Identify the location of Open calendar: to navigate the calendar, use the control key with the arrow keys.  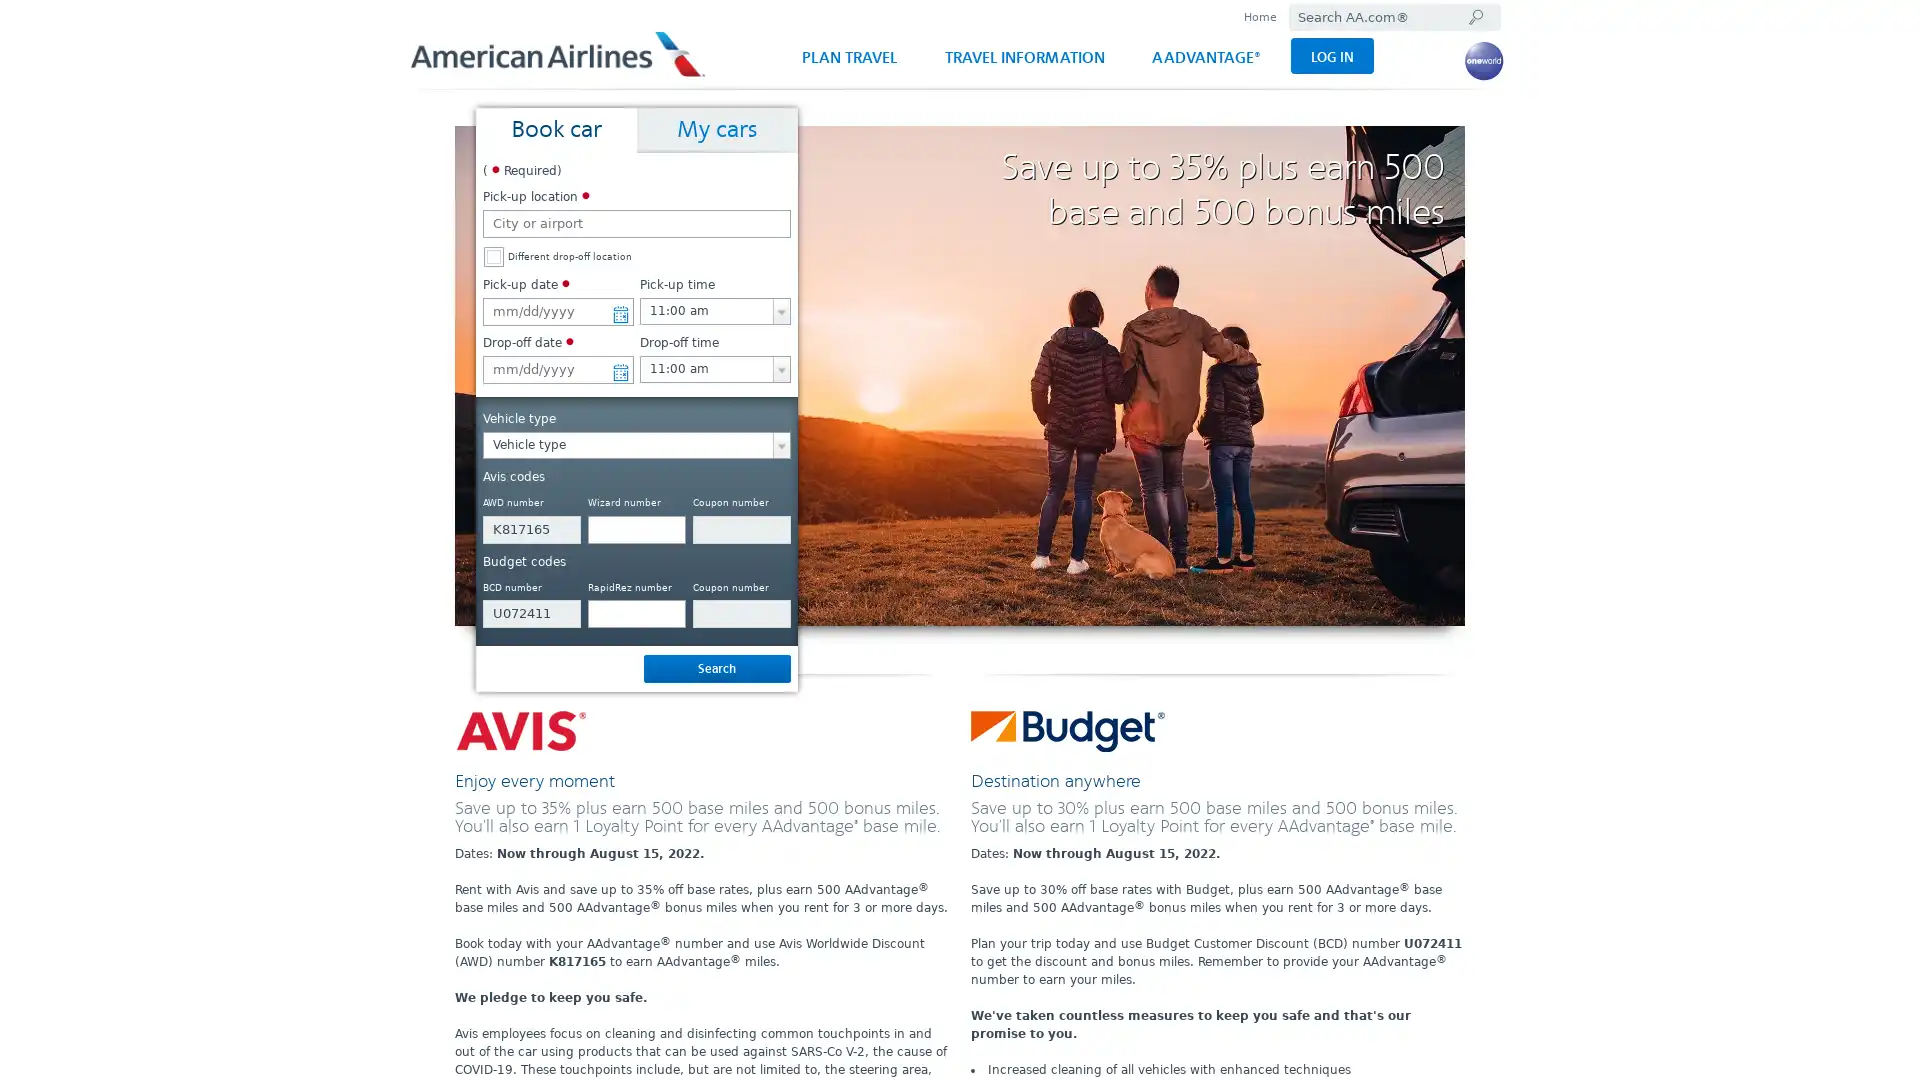
(618, 367).